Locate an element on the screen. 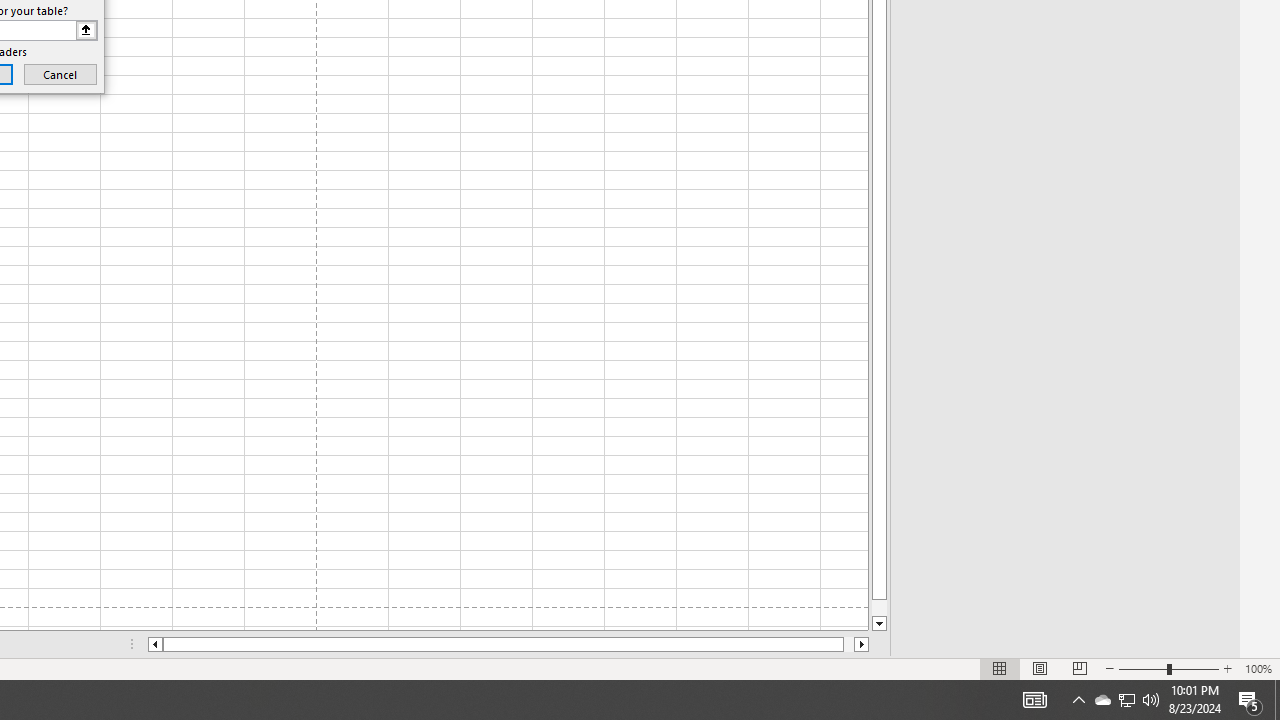 The image size is (1280, 720). 'Column right' is located at coordinates (862, 644).